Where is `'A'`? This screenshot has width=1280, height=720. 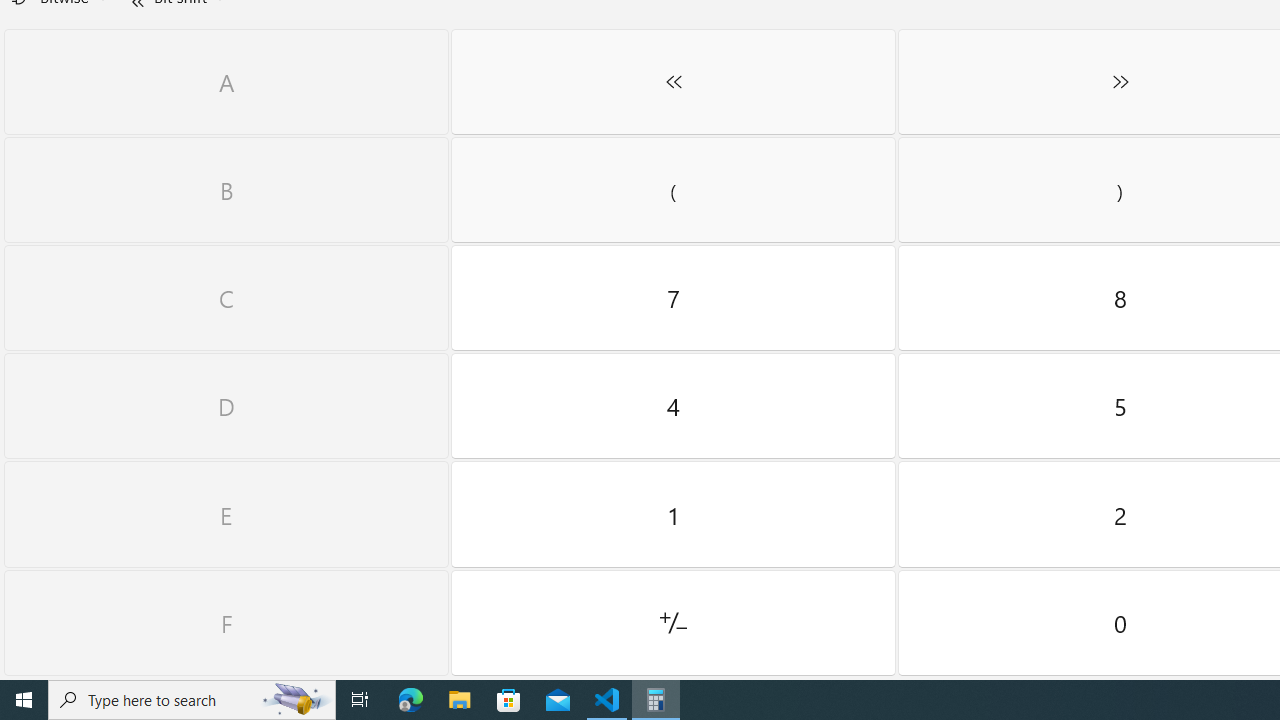 'A' is located at coordinates (226, 81).